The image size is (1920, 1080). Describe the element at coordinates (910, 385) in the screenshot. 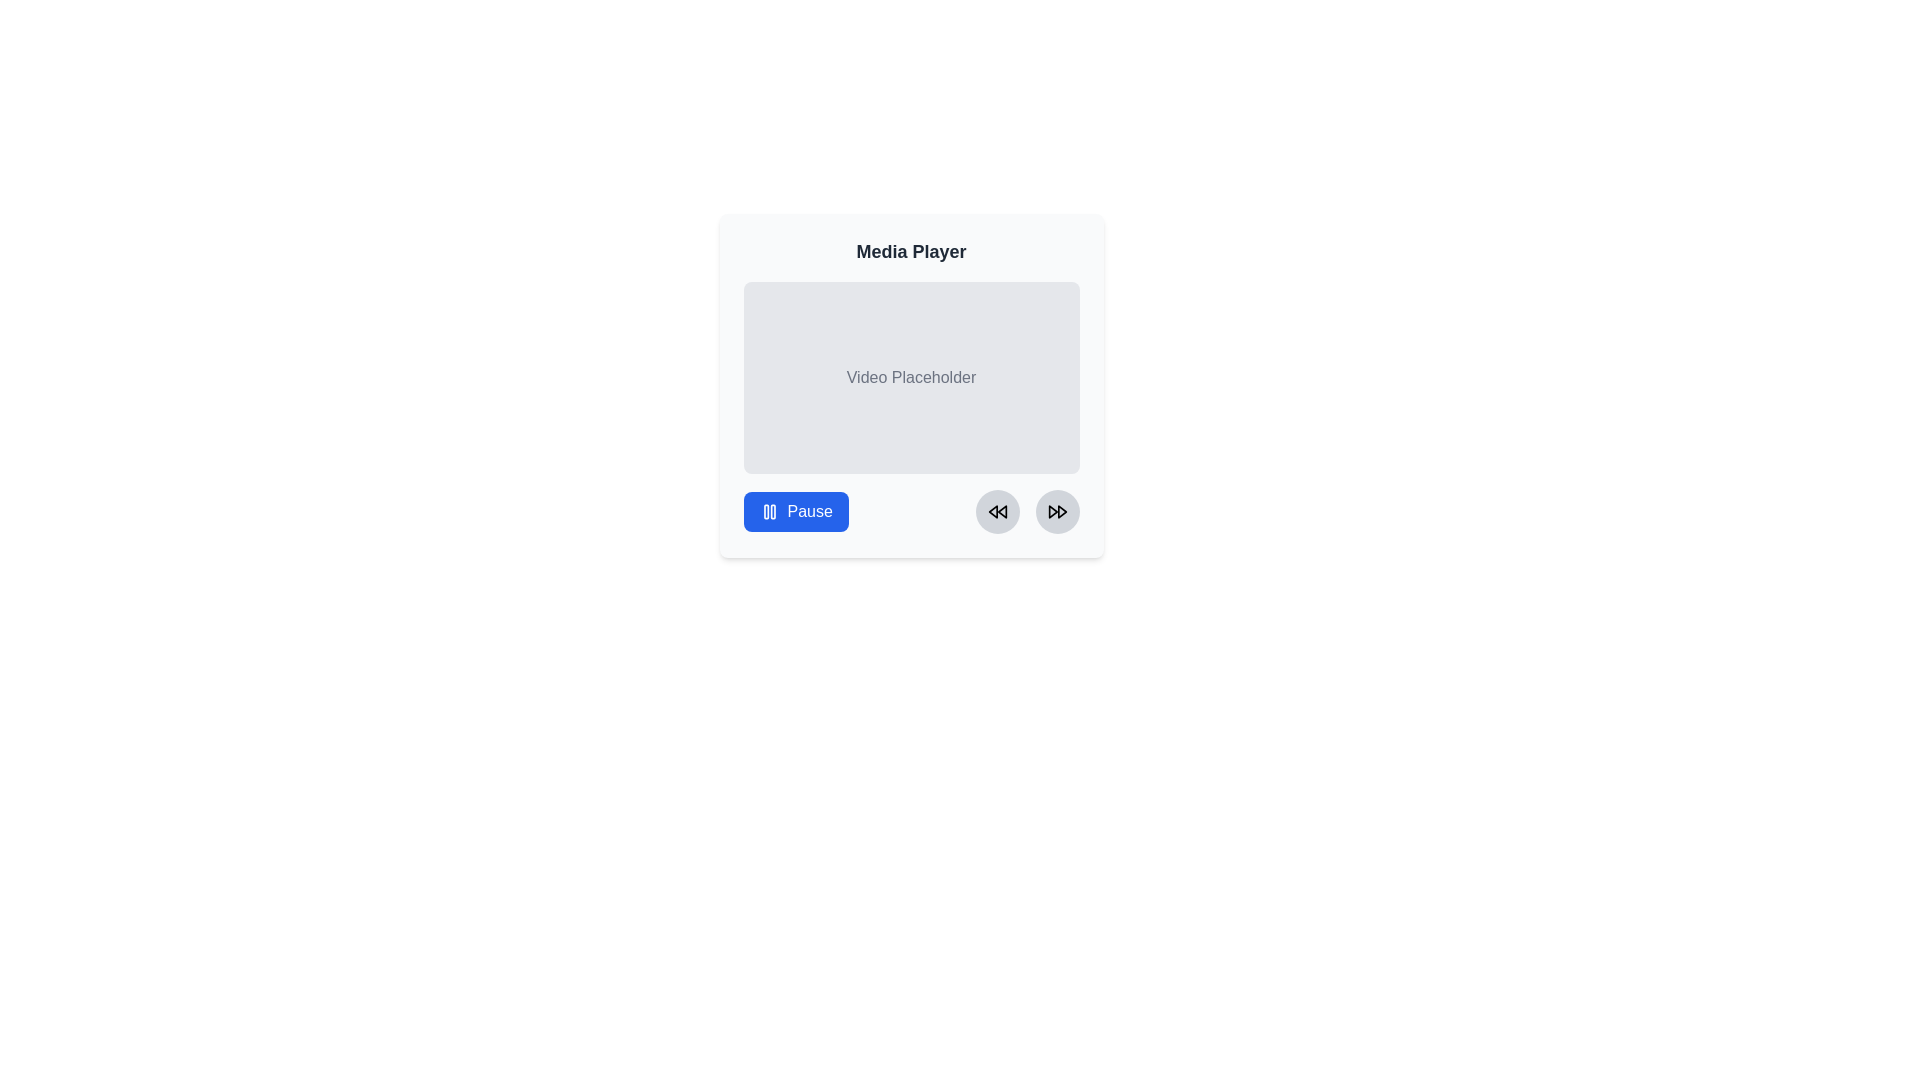

I see `the placeholder element in the media player interface, which visually represents the area for video content, located below the title 'Media Player' and above the control buttons` at that location.